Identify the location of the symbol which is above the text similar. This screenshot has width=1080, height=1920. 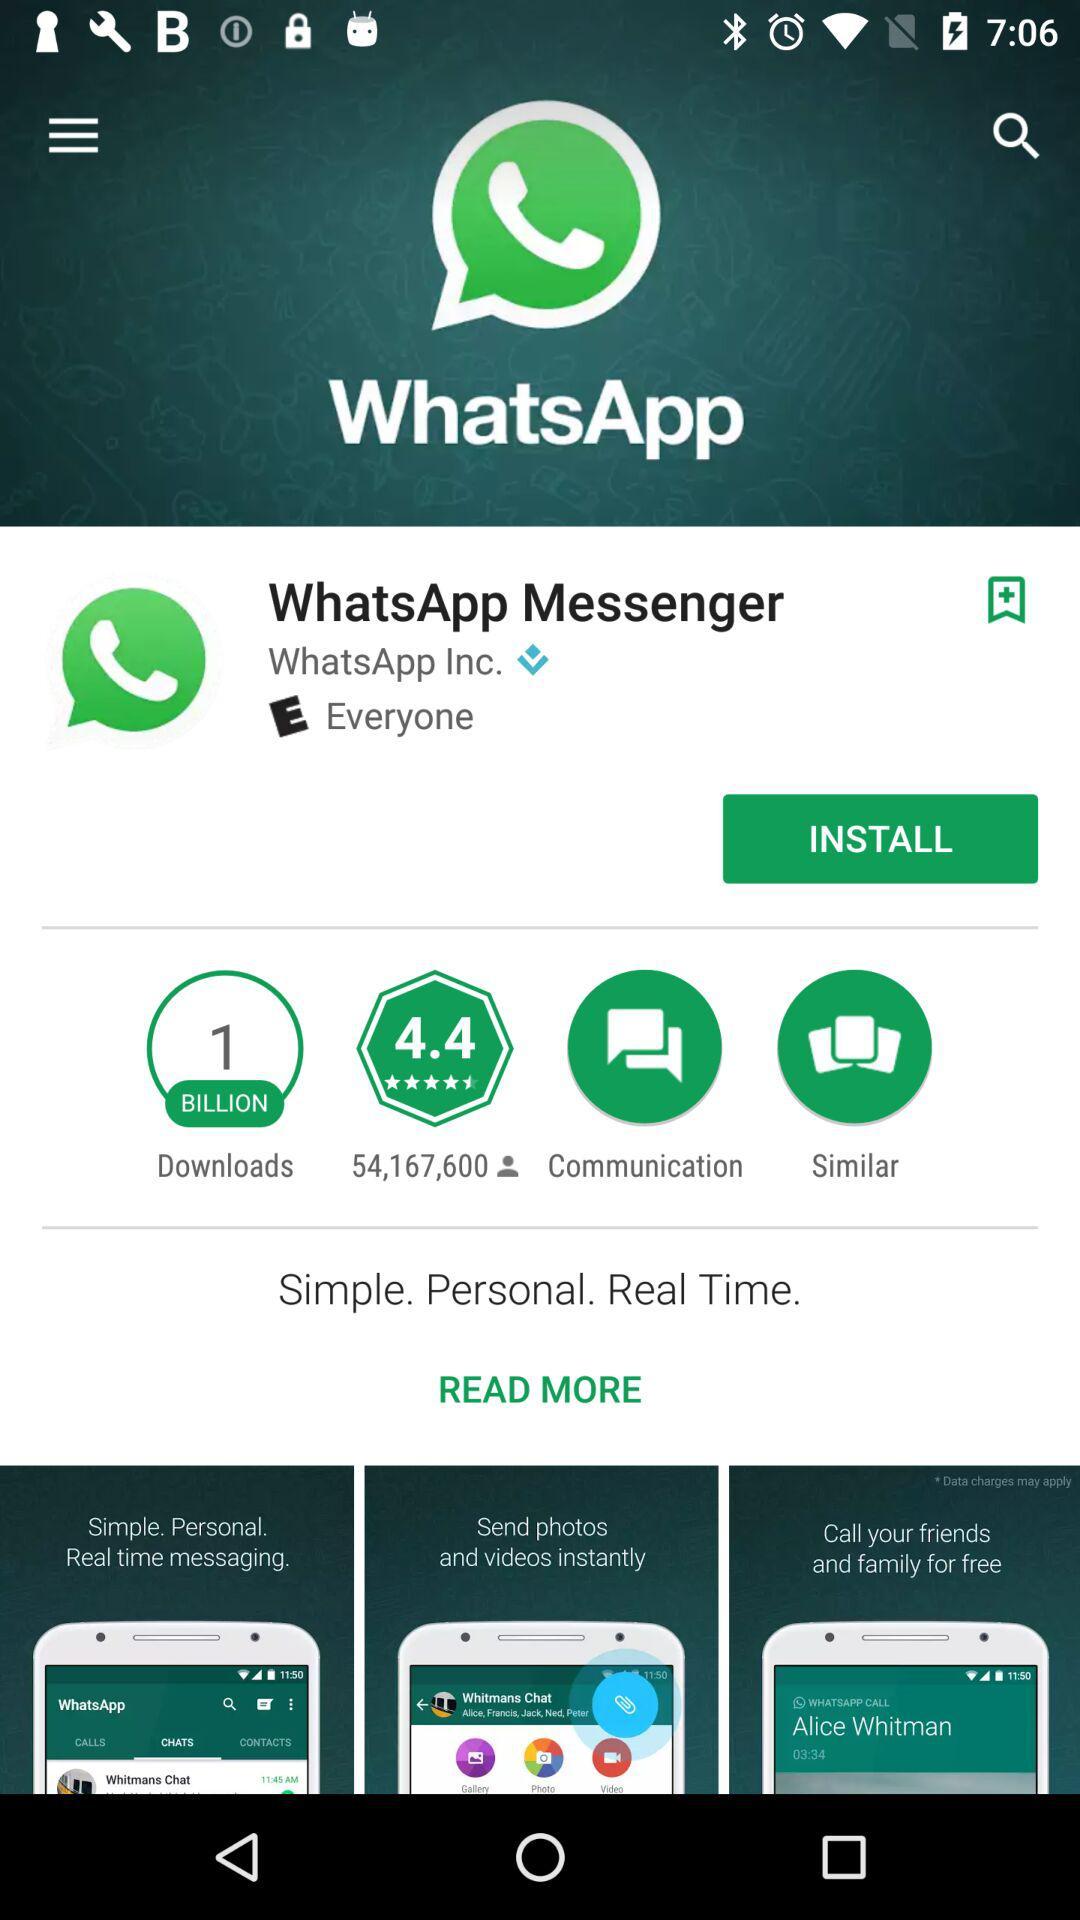
(855, 1047).